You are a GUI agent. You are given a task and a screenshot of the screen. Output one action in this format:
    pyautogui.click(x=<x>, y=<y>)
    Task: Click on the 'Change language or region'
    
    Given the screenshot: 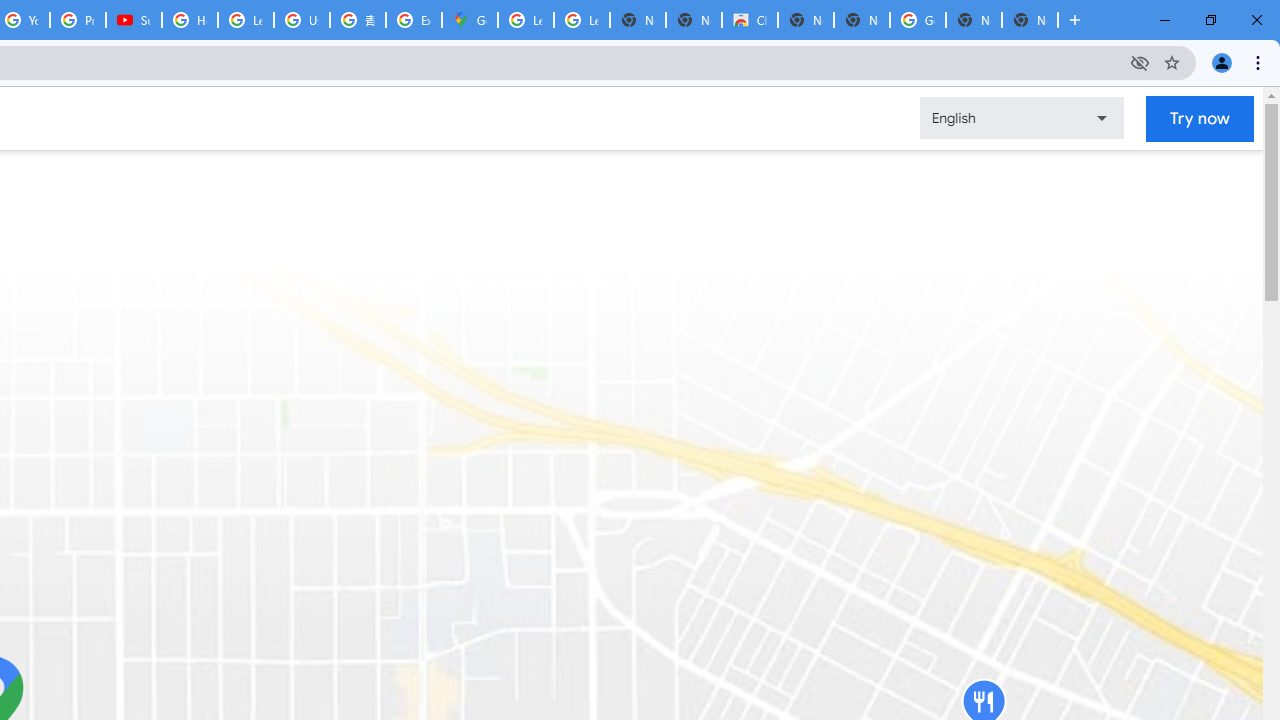 What is the action you would take?
    pyautogui.click(x=1021, y=118)
    